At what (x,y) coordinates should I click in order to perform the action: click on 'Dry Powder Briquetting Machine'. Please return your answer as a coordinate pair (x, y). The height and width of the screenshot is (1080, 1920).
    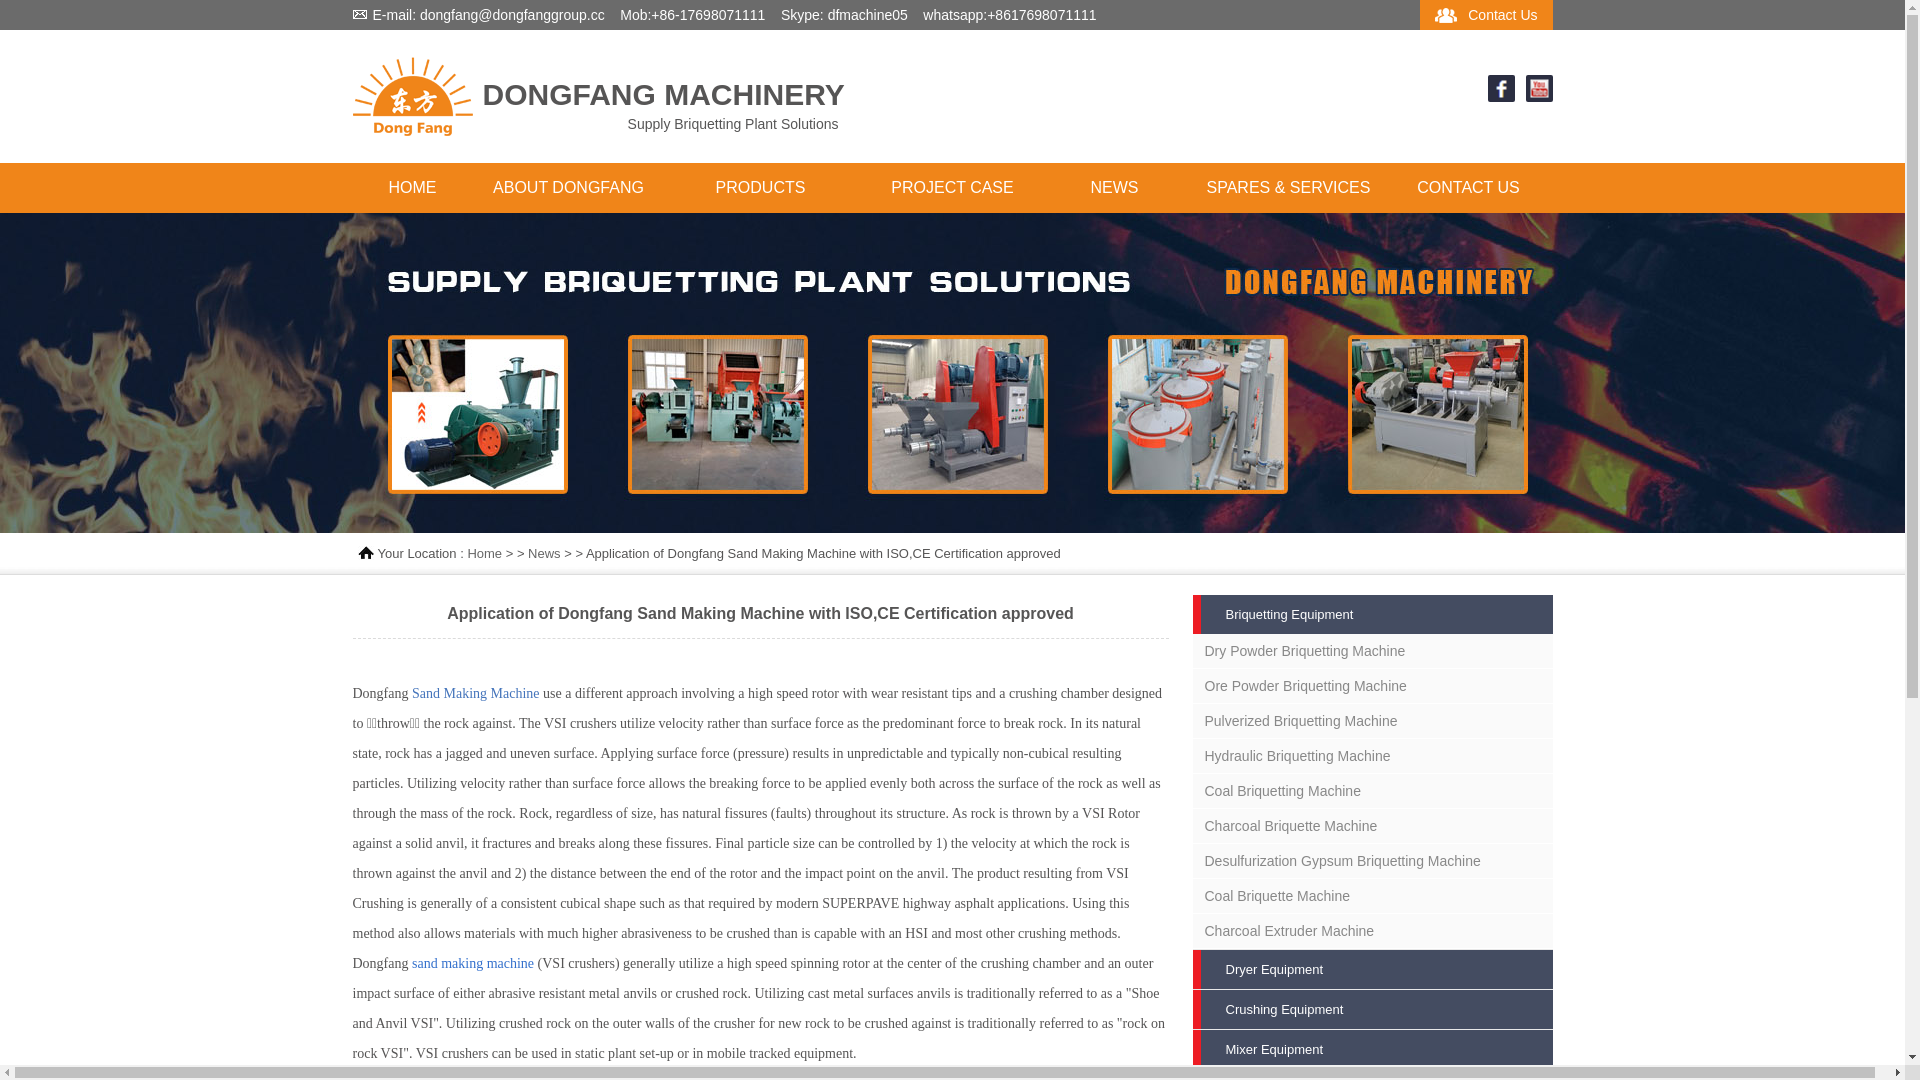
    Looking at the image, I should click on (1371, 651).